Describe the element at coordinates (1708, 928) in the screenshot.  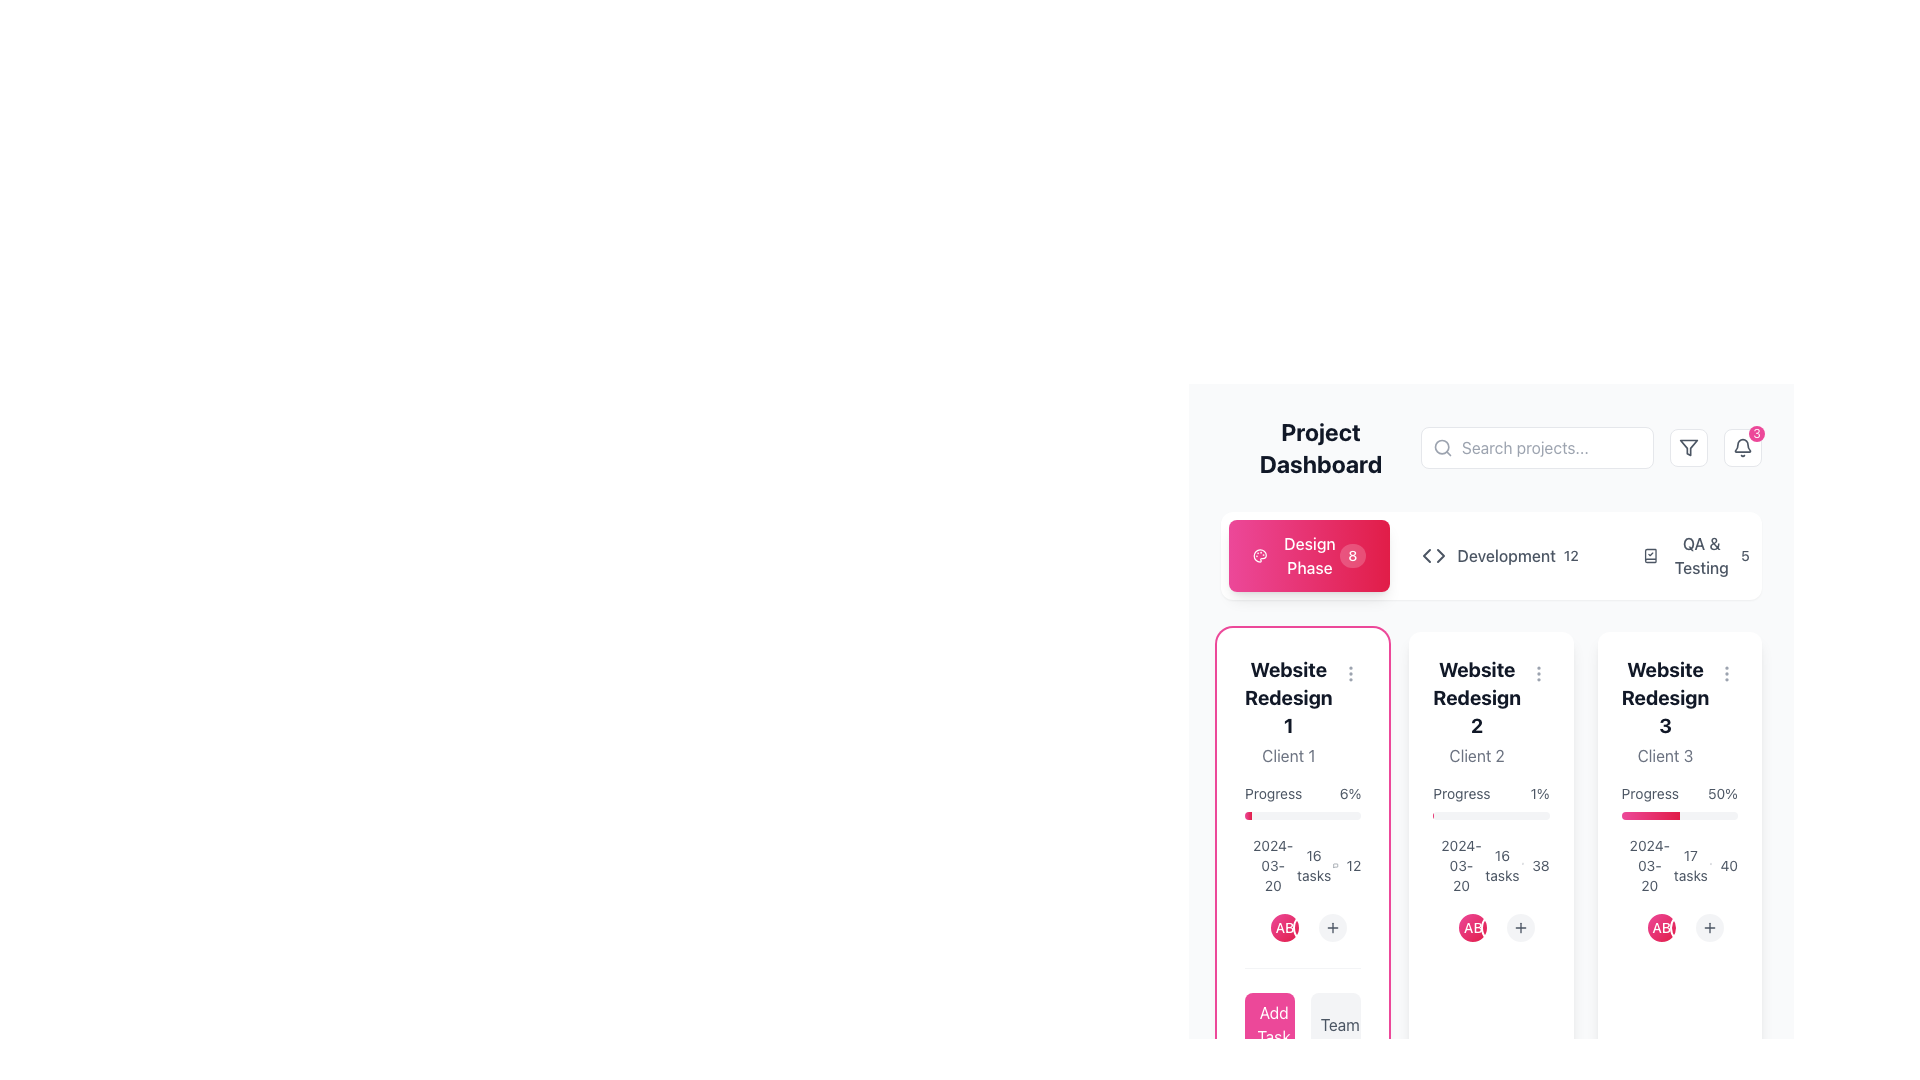
I see `the Add Button located in the bottom-right corner of the 'Website Redesign 3' card, which triggers the action to add a new item or task` at that location.